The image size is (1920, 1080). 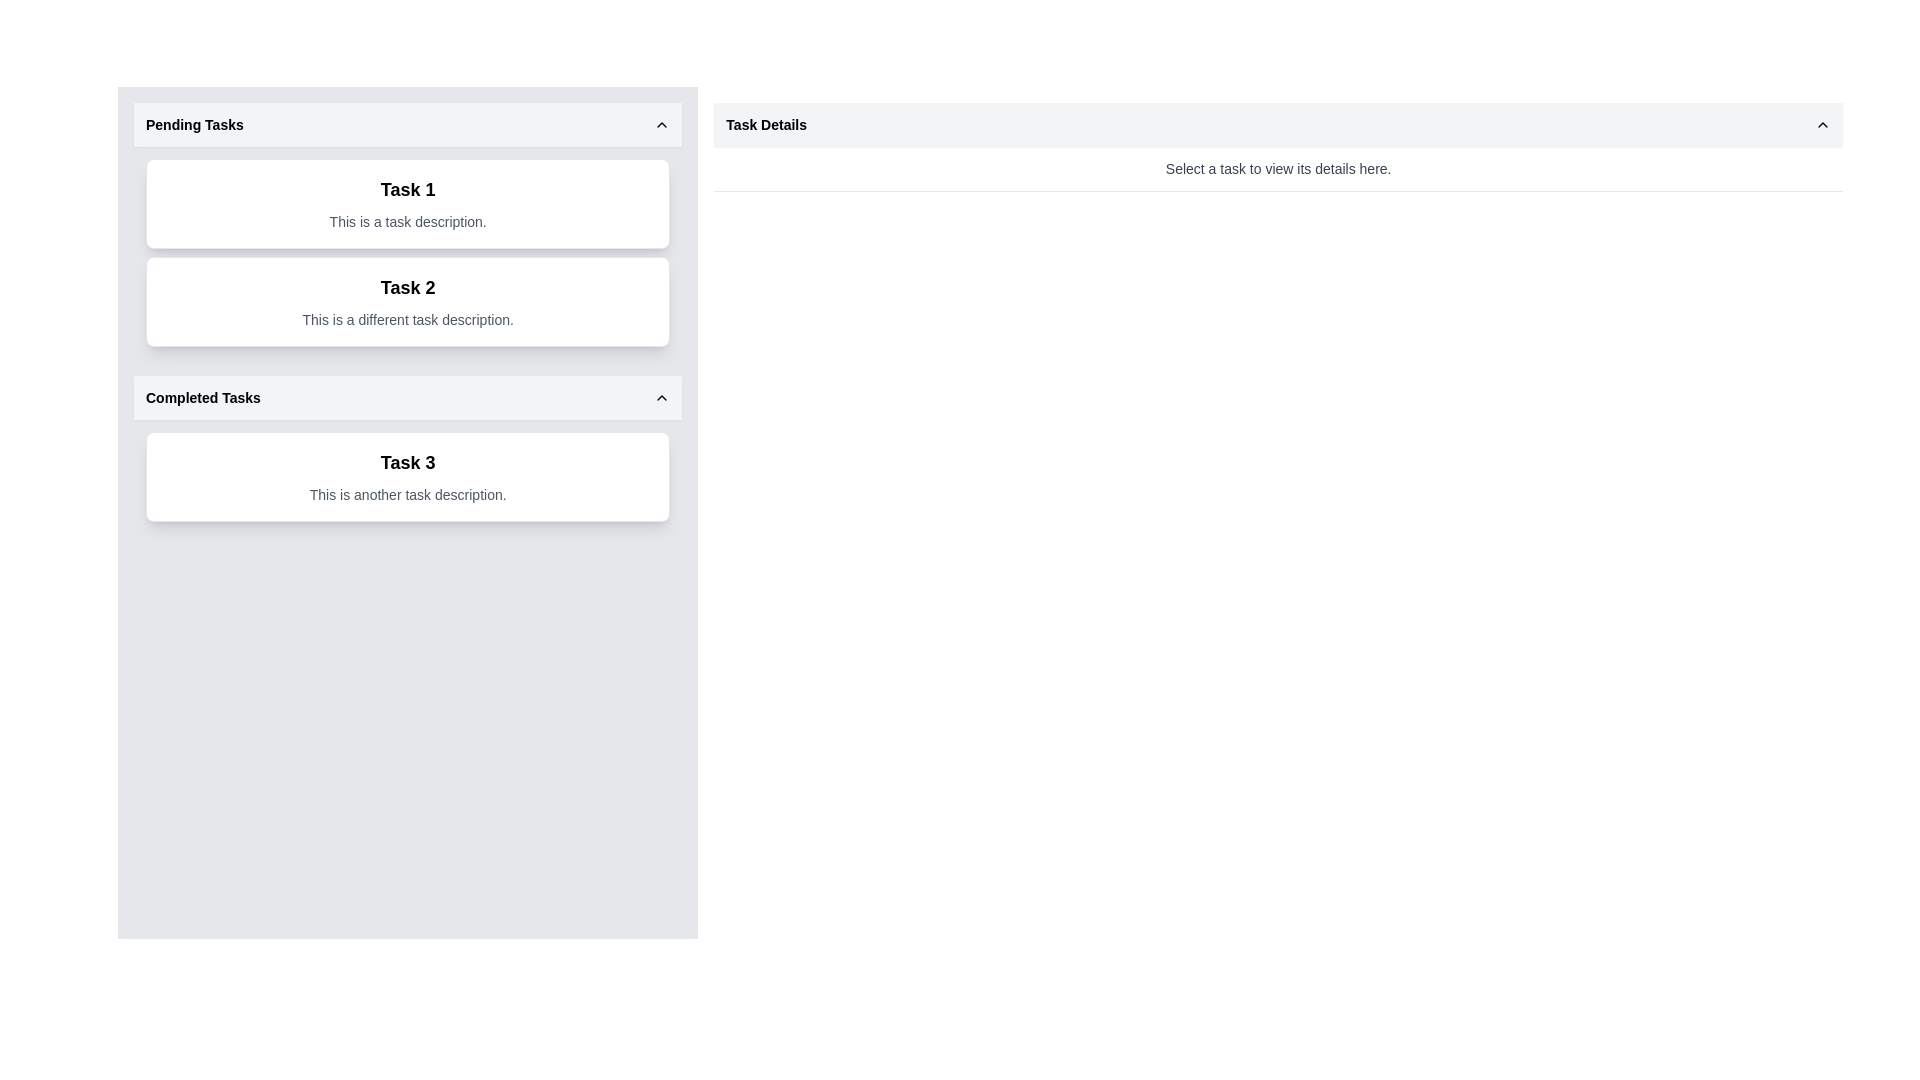 What do you see at coordinates (407, 204) in the screenshot?
I see `the first task item card in the 'Pending Tasks' section` at bounding box center [407, 204].